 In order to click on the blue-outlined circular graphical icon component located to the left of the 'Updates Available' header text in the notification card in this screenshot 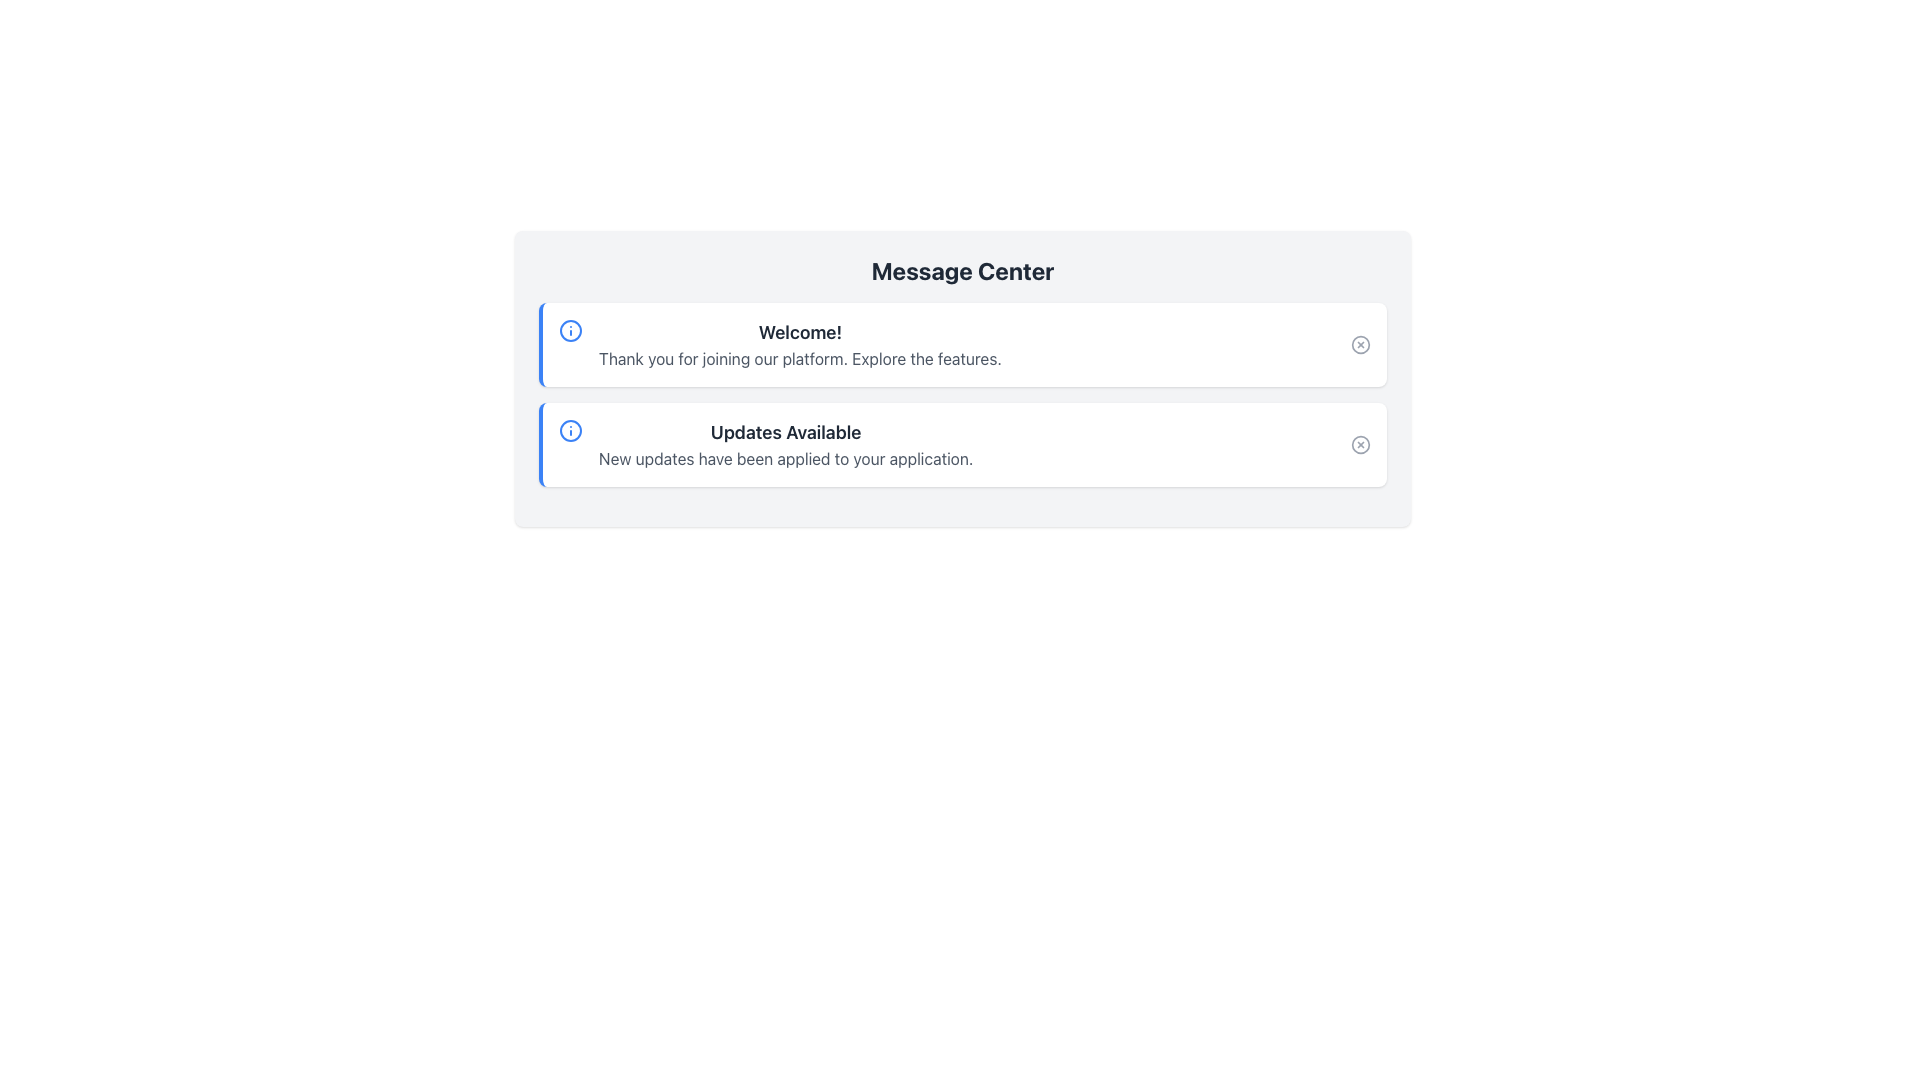, I will do `click(570, 430)`.